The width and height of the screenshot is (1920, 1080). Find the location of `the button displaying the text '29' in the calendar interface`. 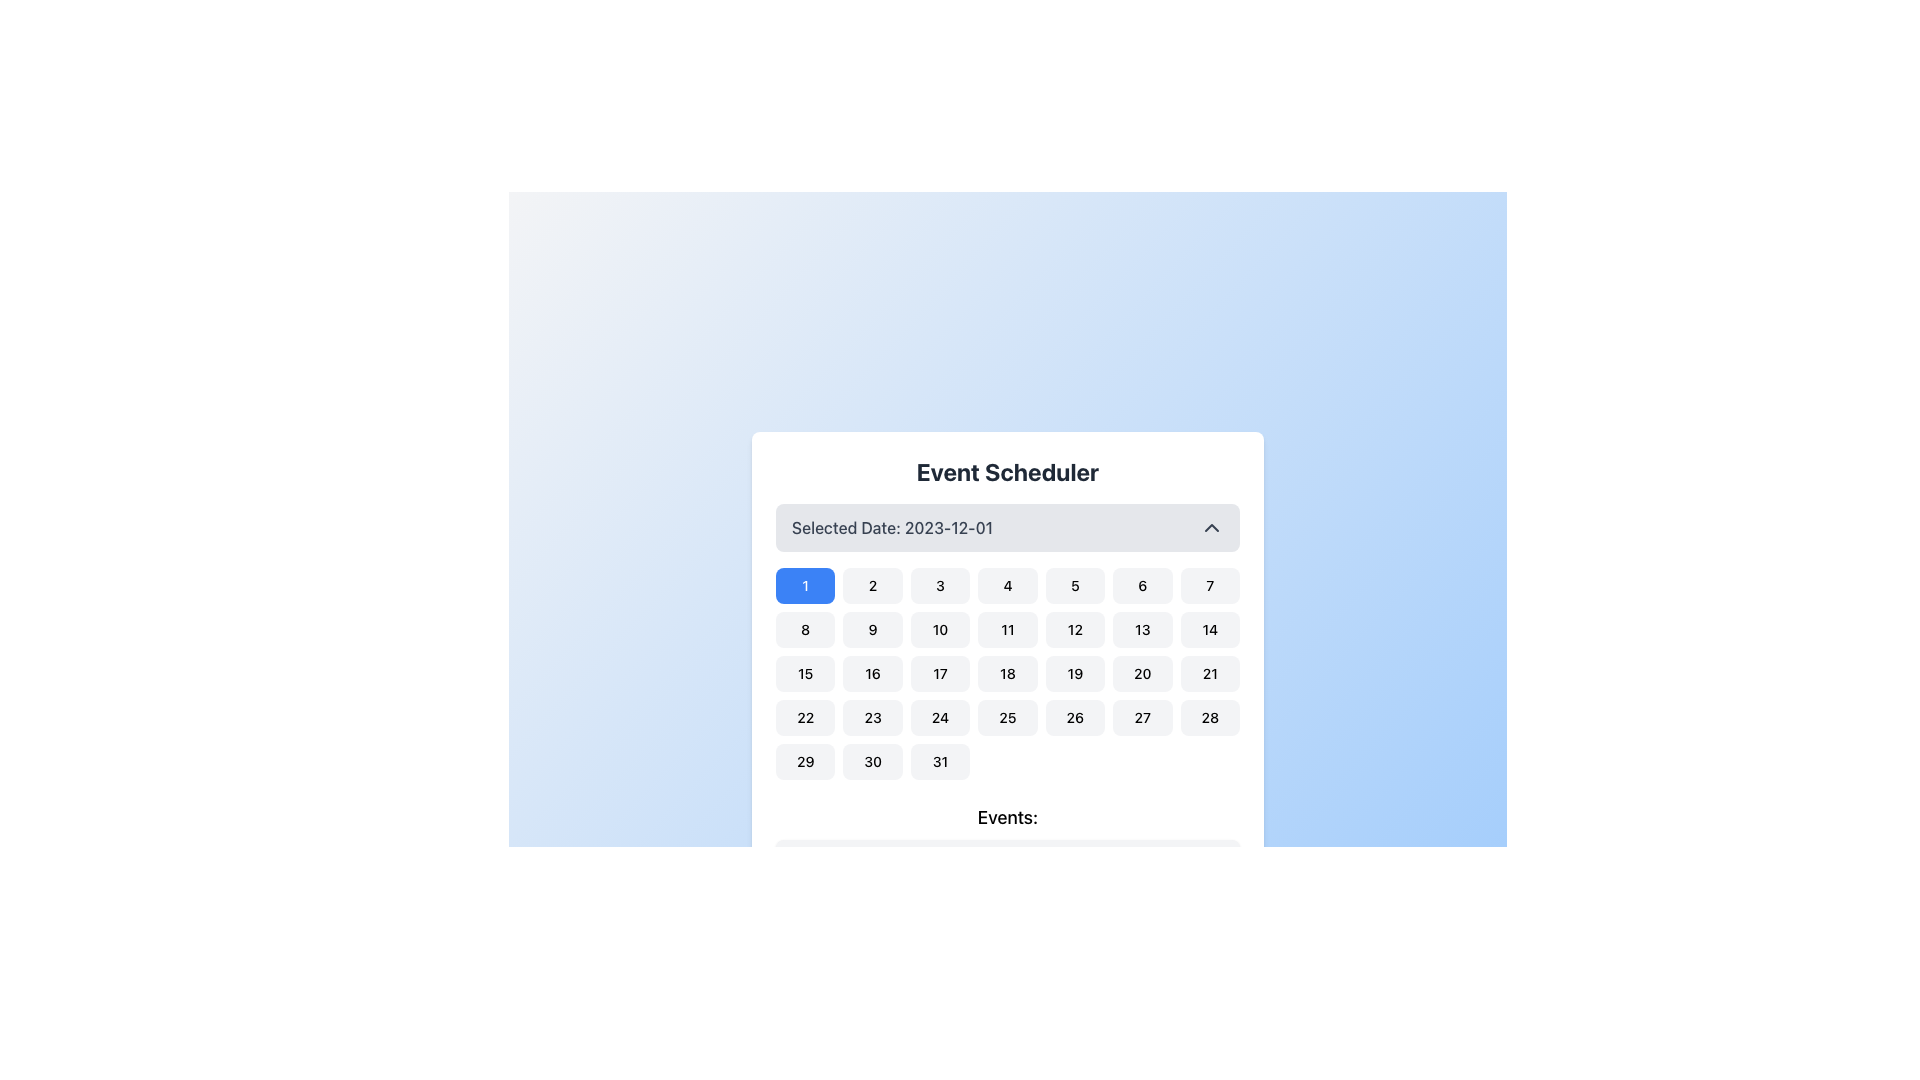

the button displaying the text '29' in the calendar interface is located at coordinates (805, 762).